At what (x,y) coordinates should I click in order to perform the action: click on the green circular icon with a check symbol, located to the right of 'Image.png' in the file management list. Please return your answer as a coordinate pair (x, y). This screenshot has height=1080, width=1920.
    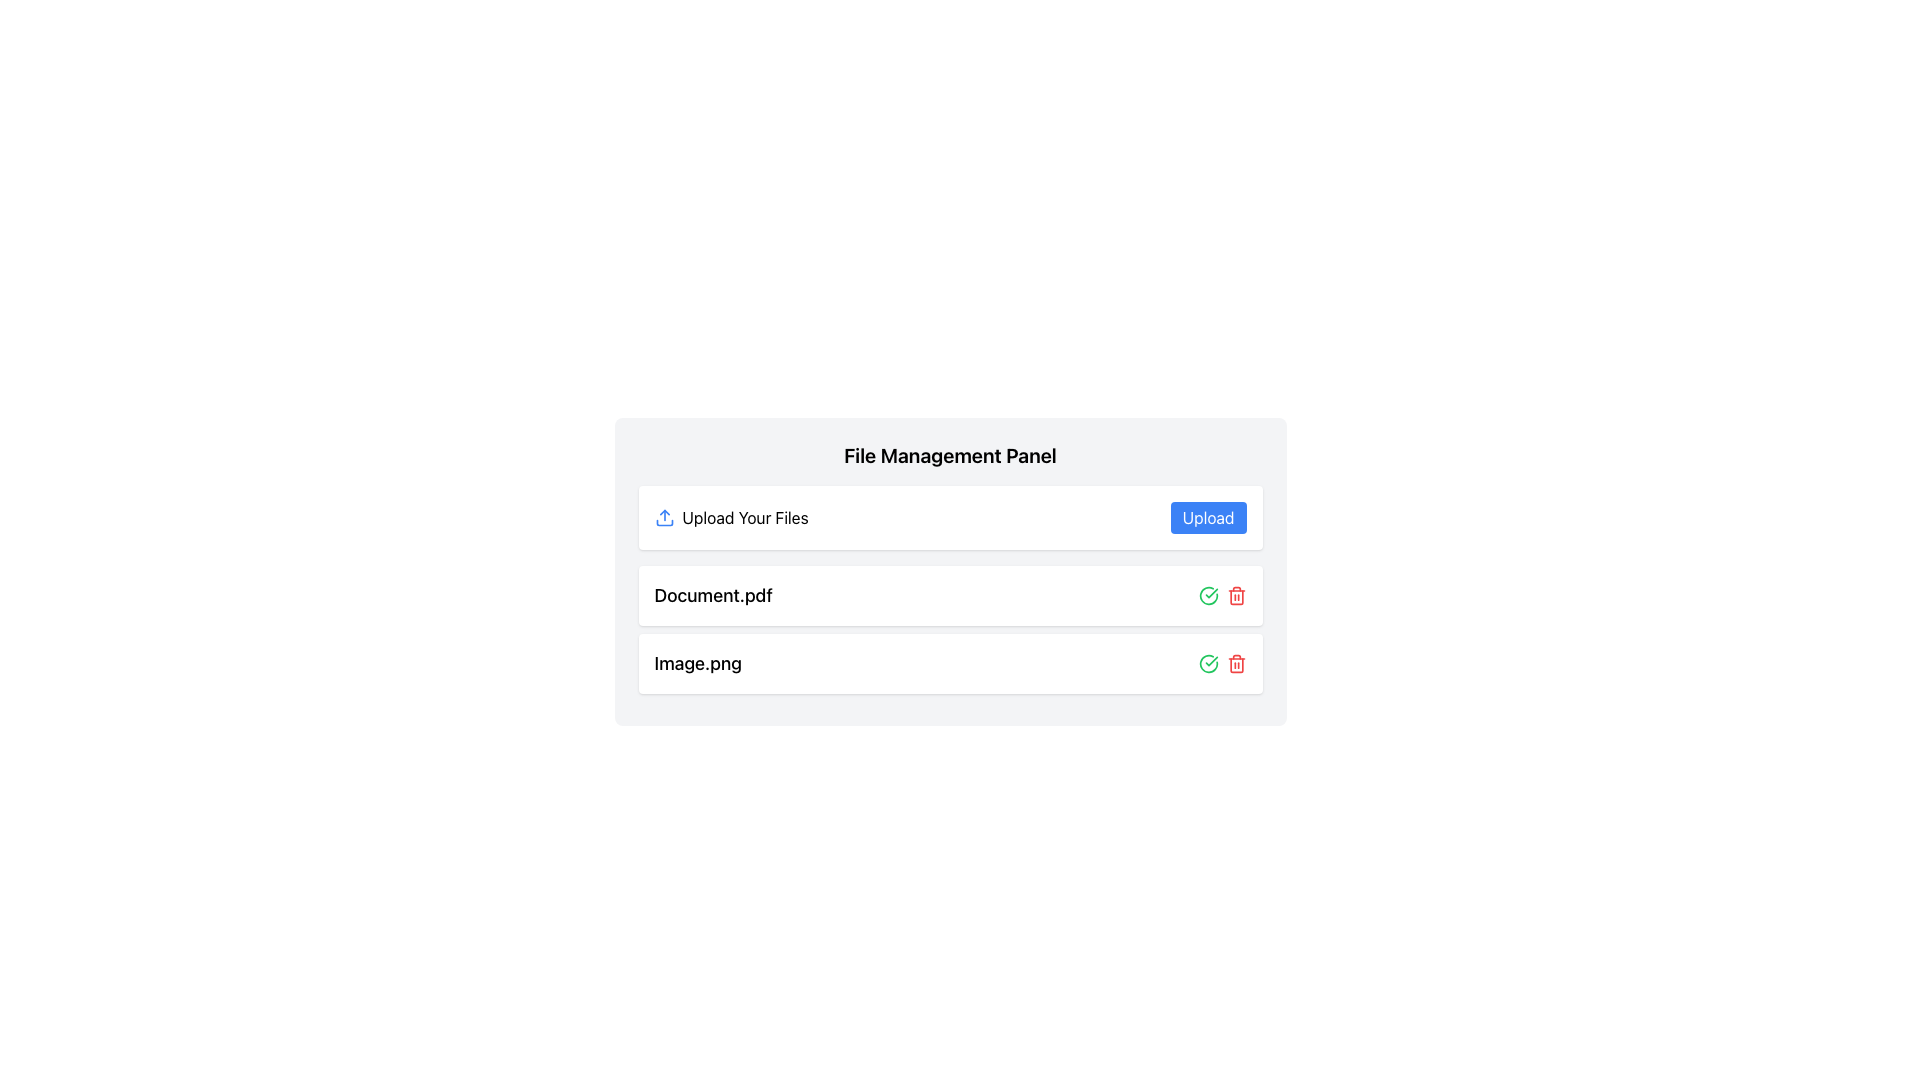
    Looking at the image, I should click on (1207, 663).